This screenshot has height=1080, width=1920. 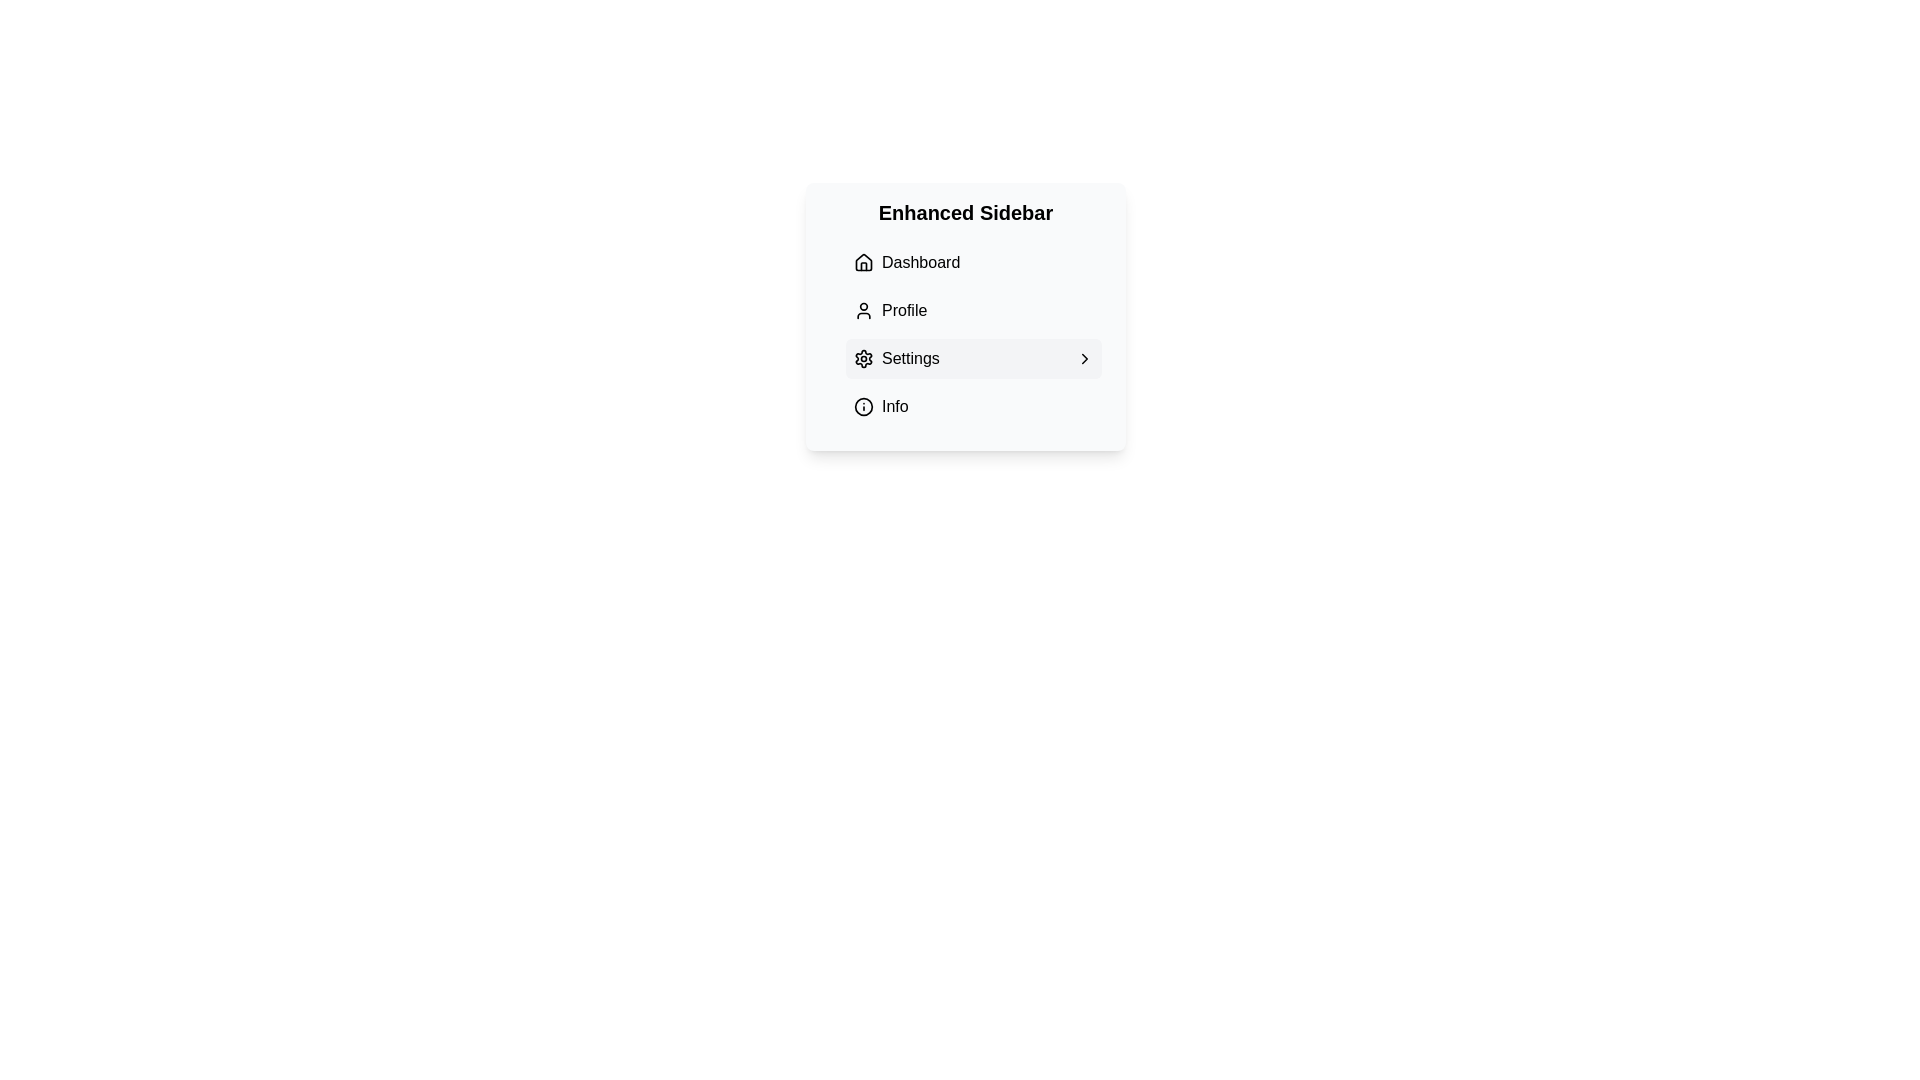 What do you see at coordinates (864, 357) in the screenshot?
I see `the 'Settings' icon located in the sidebar, which visually represents the 'Settings' section and is positioned to the left of the 'Settings' label` at bounding box center [864, 357].